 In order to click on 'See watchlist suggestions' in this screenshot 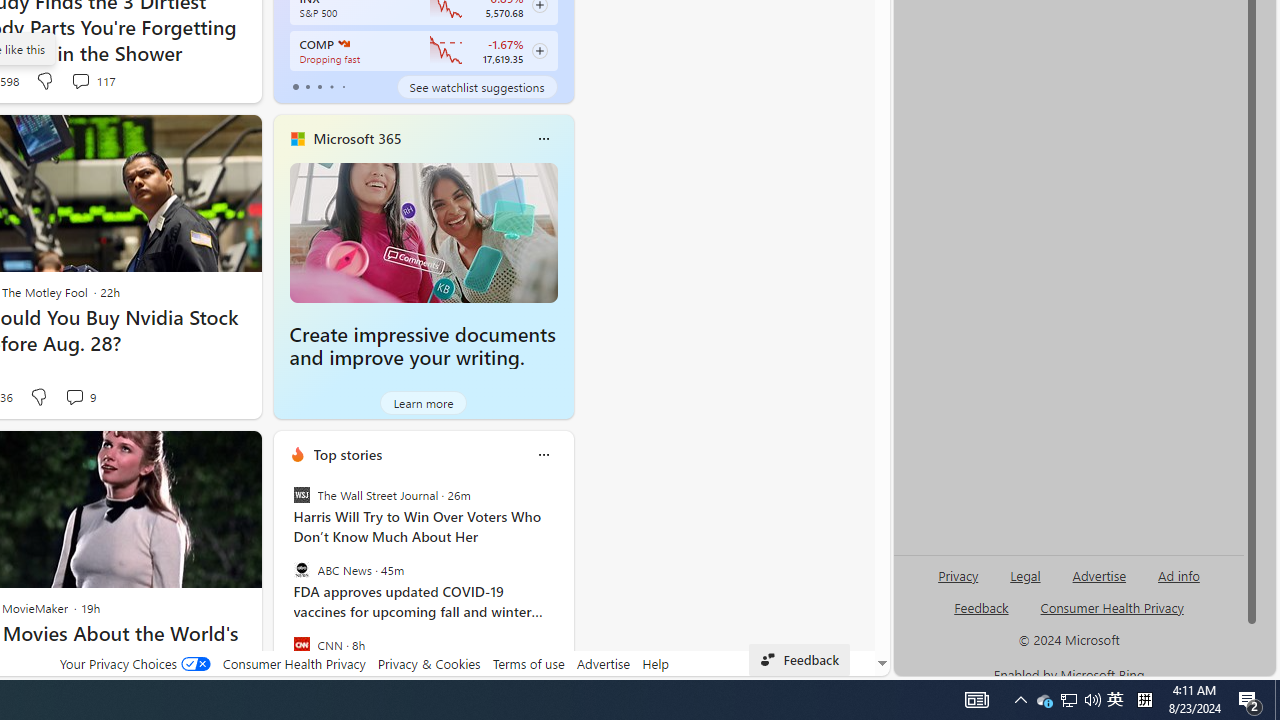, I will do `click(475, 86)`.